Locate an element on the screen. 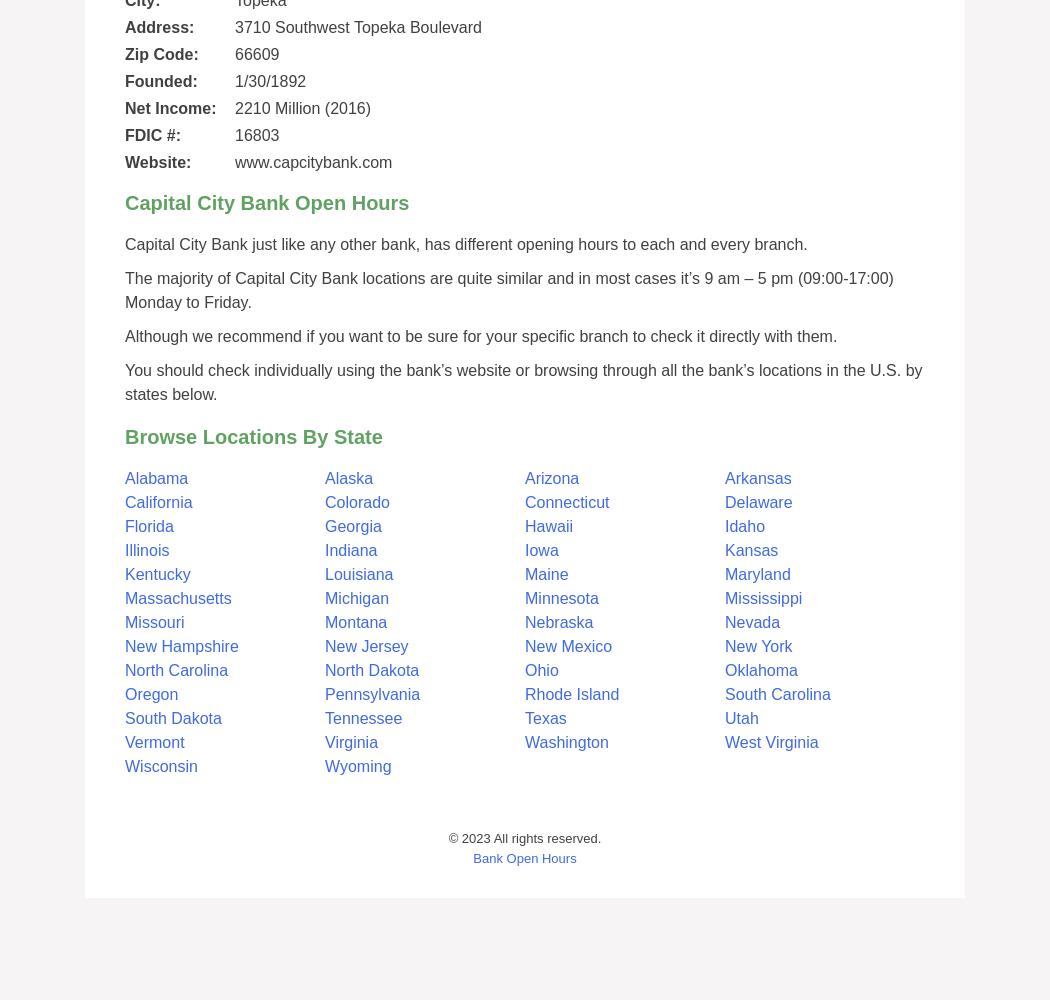 Image resolution: width=1050 pixels, height=1000 pixels. 'Connecticut' is located at coordinates (566, 502).